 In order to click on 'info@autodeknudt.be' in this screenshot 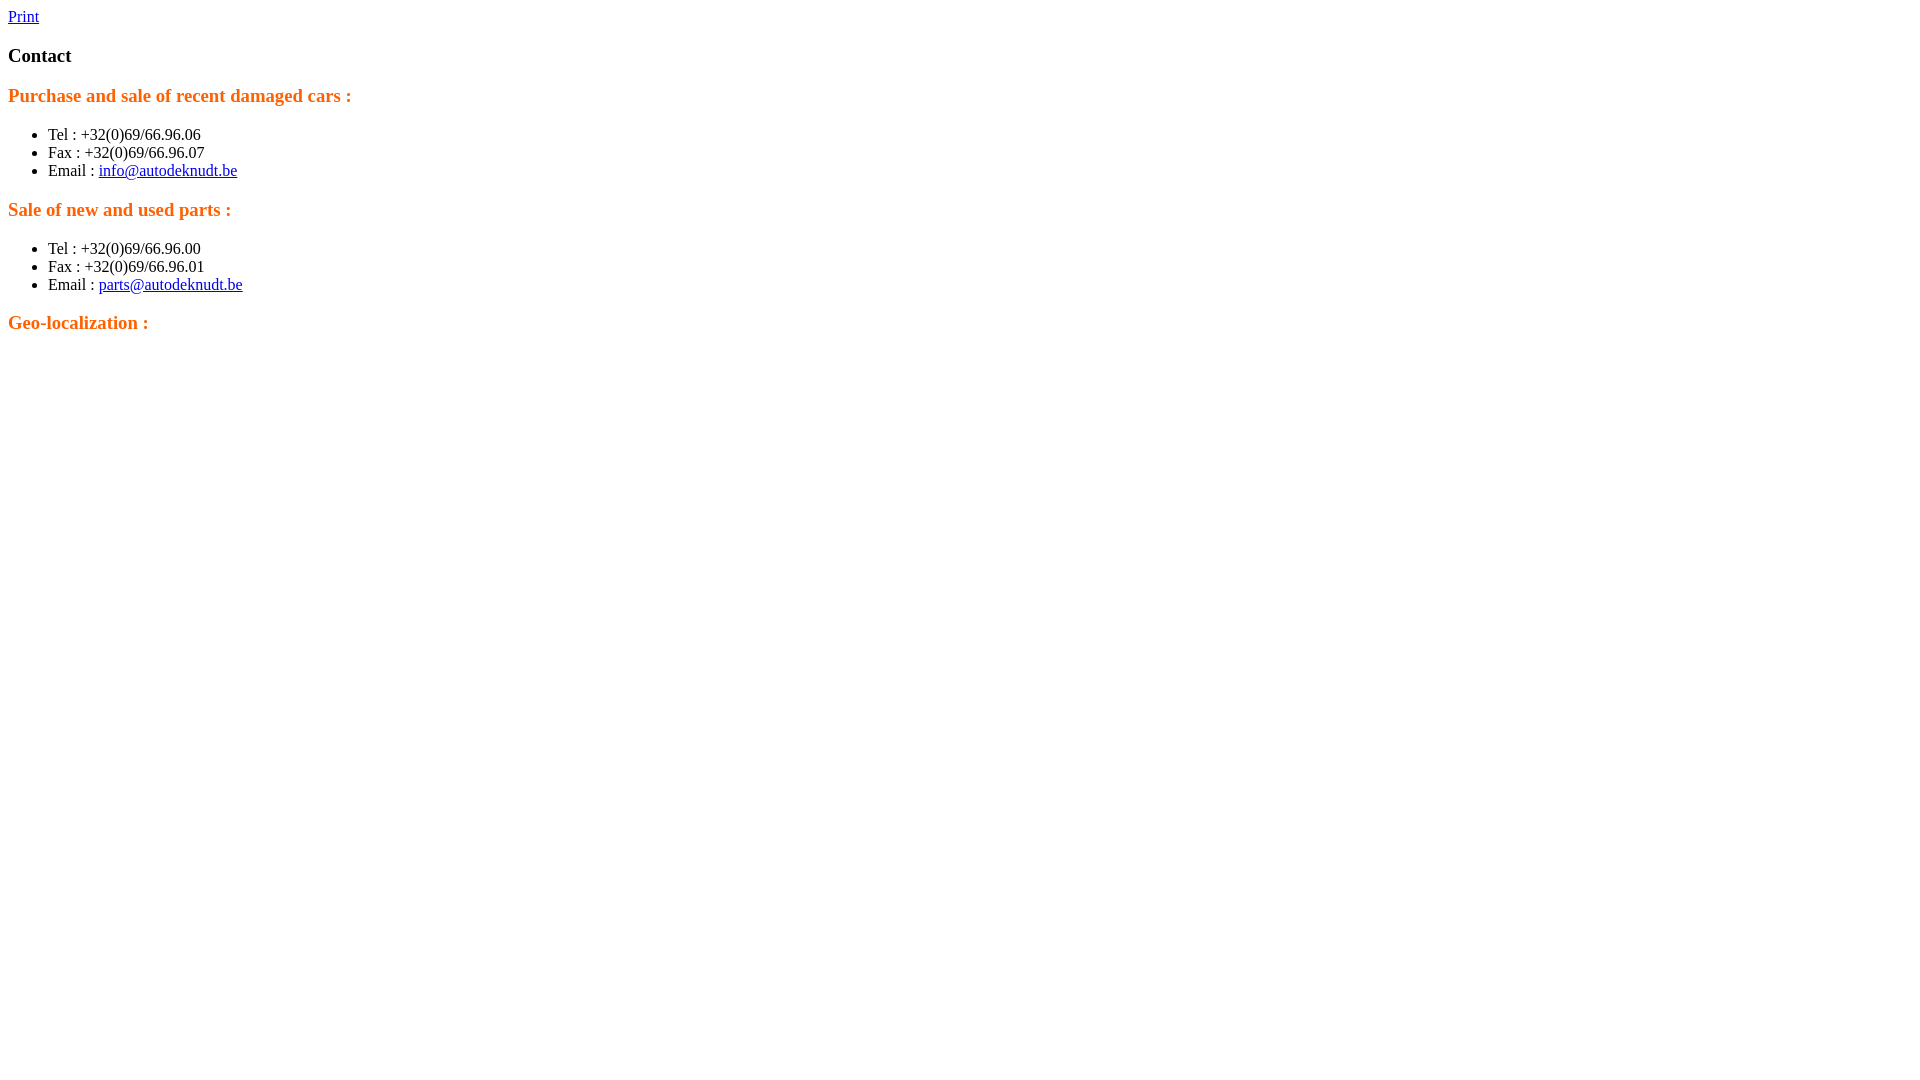, I will do `click(168, 169)`.